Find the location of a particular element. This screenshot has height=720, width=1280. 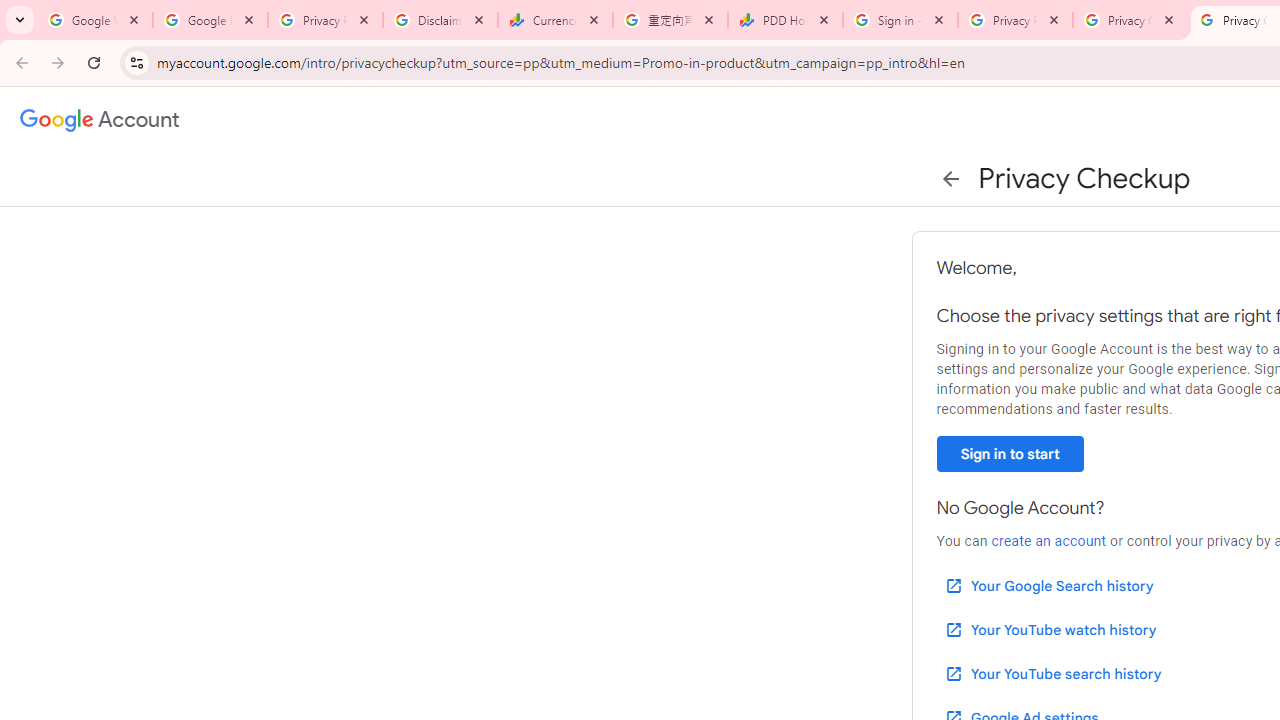

'Google Account settings' is located at coordinates (99, 120).